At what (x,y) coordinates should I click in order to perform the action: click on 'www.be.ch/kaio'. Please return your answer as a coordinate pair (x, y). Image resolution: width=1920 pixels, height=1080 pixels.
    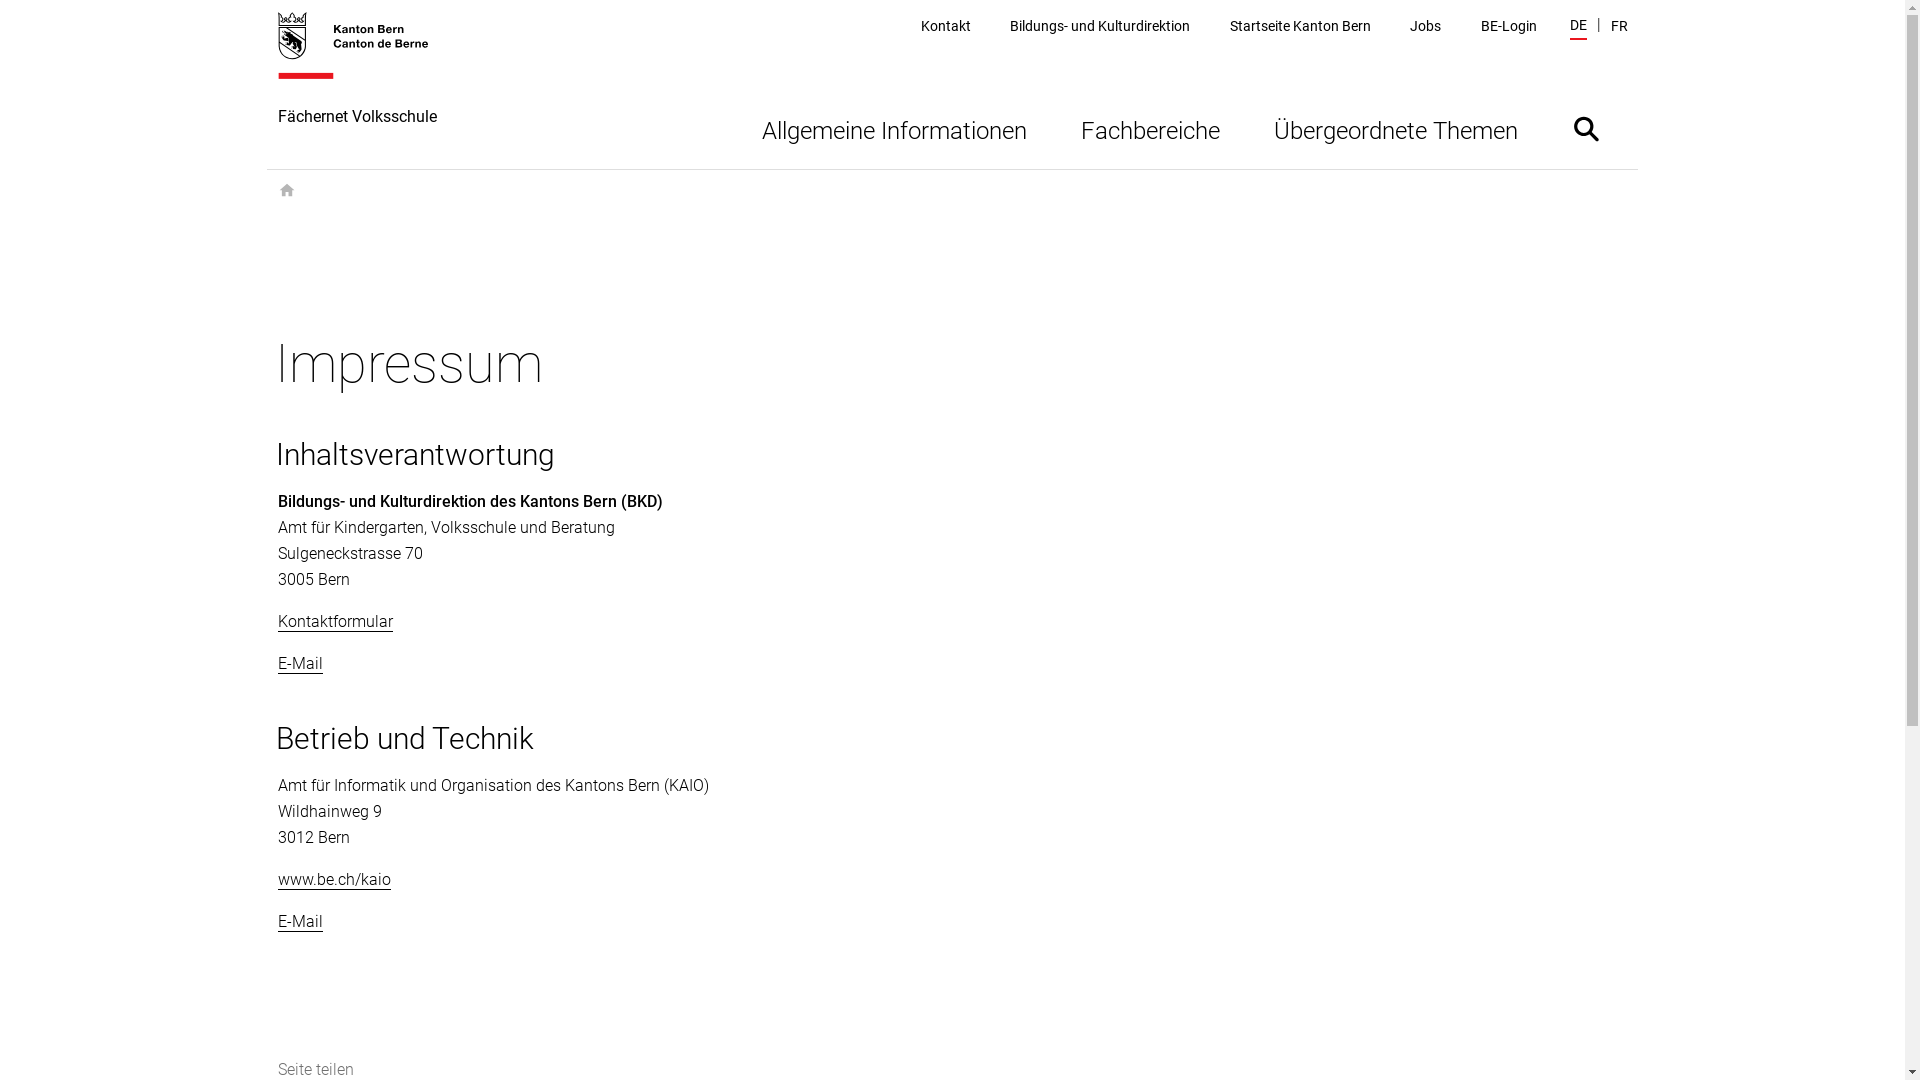
    Looking at the image, I should click on (334, 878).